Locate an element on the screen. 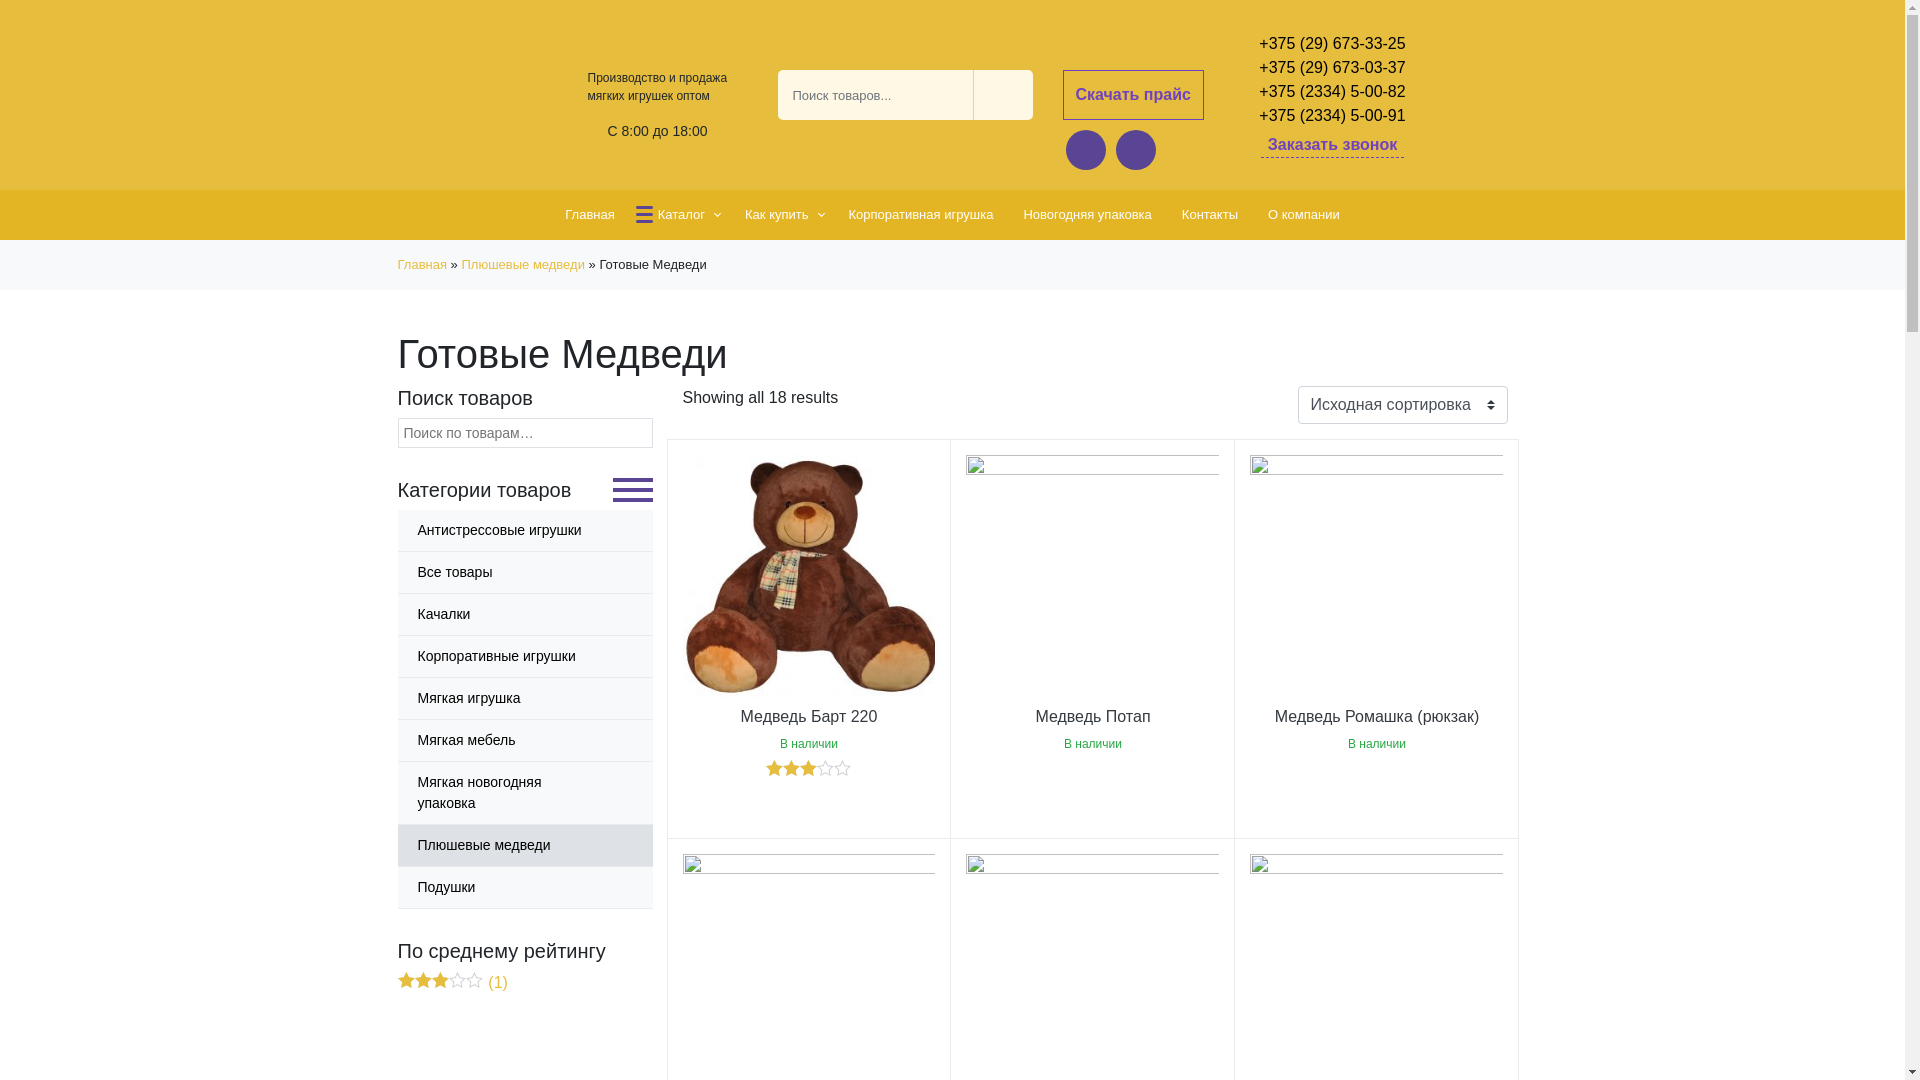 This screenshot has width=1920, height=1080. '+375 (29) 673-33-25' is located at coordinates (1332, 43).